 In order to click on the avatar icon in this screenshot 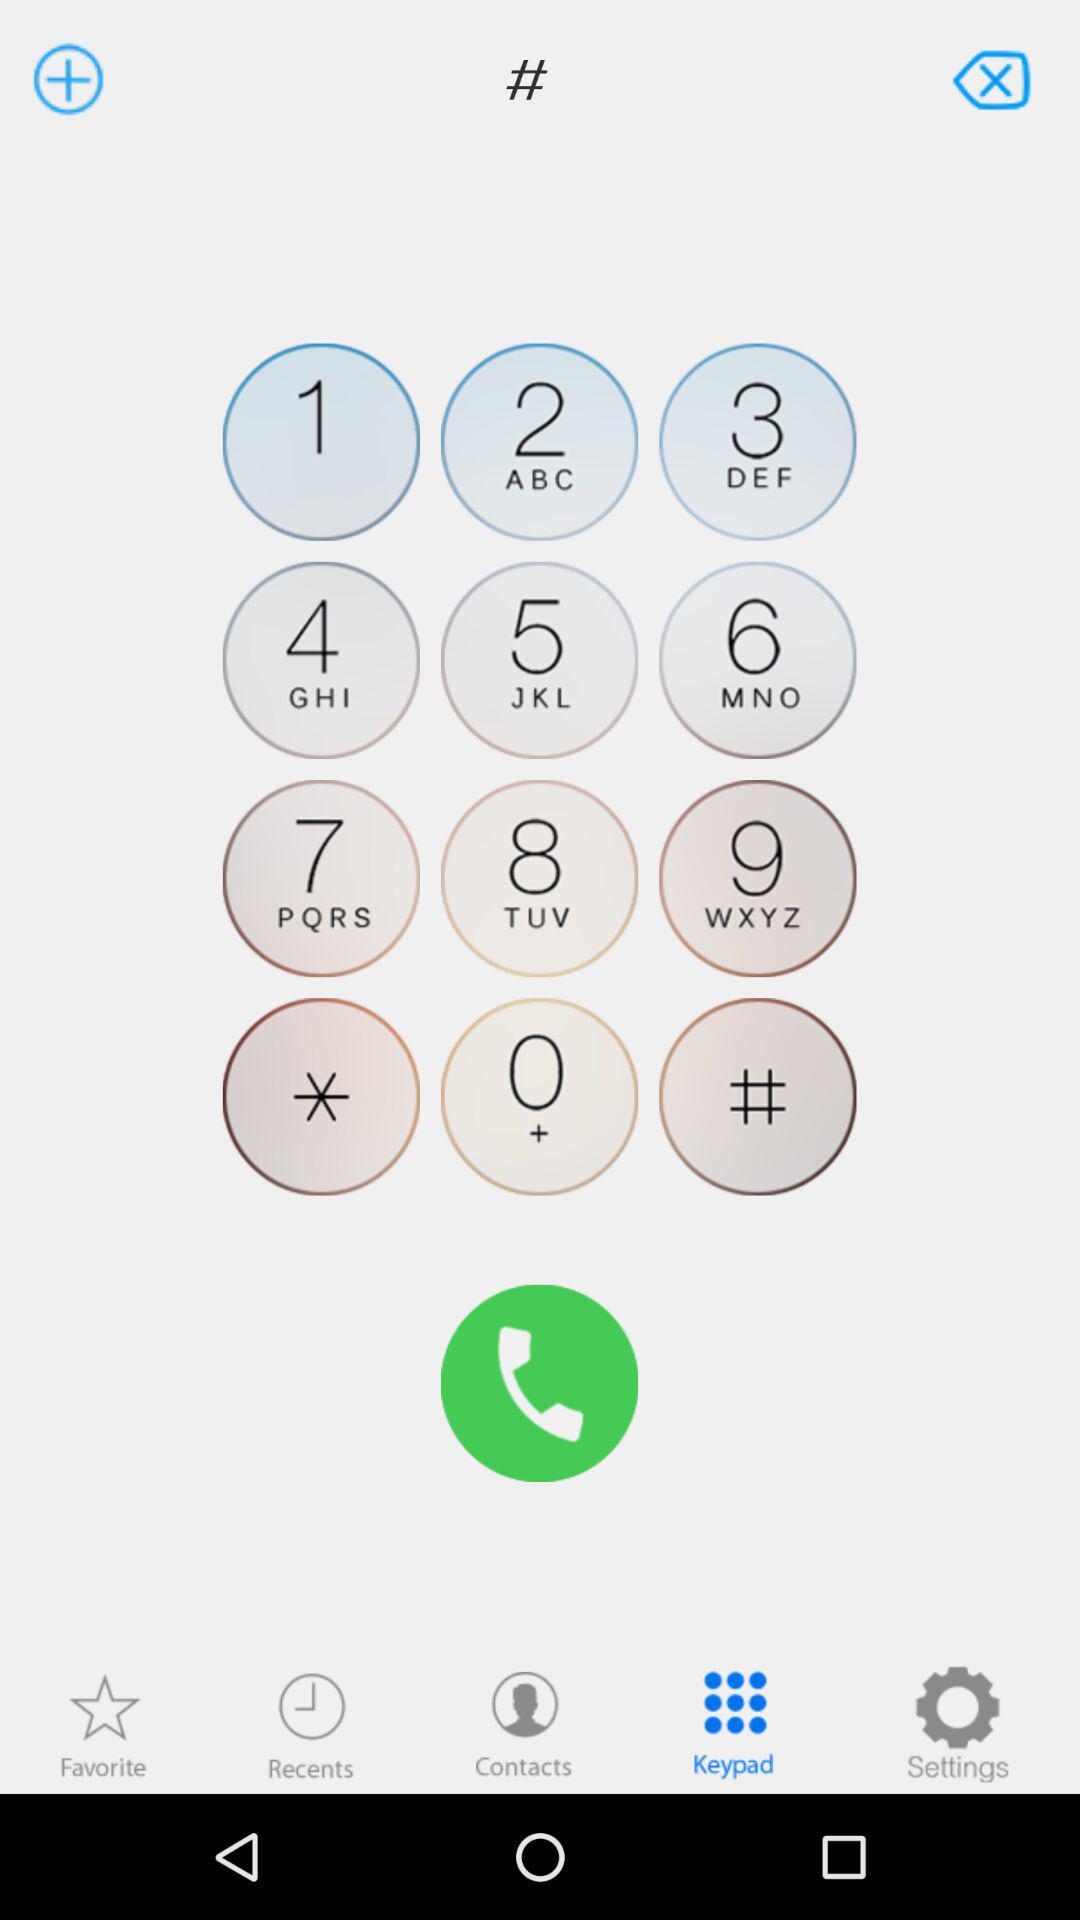, I will do `click(523, 1844)`.